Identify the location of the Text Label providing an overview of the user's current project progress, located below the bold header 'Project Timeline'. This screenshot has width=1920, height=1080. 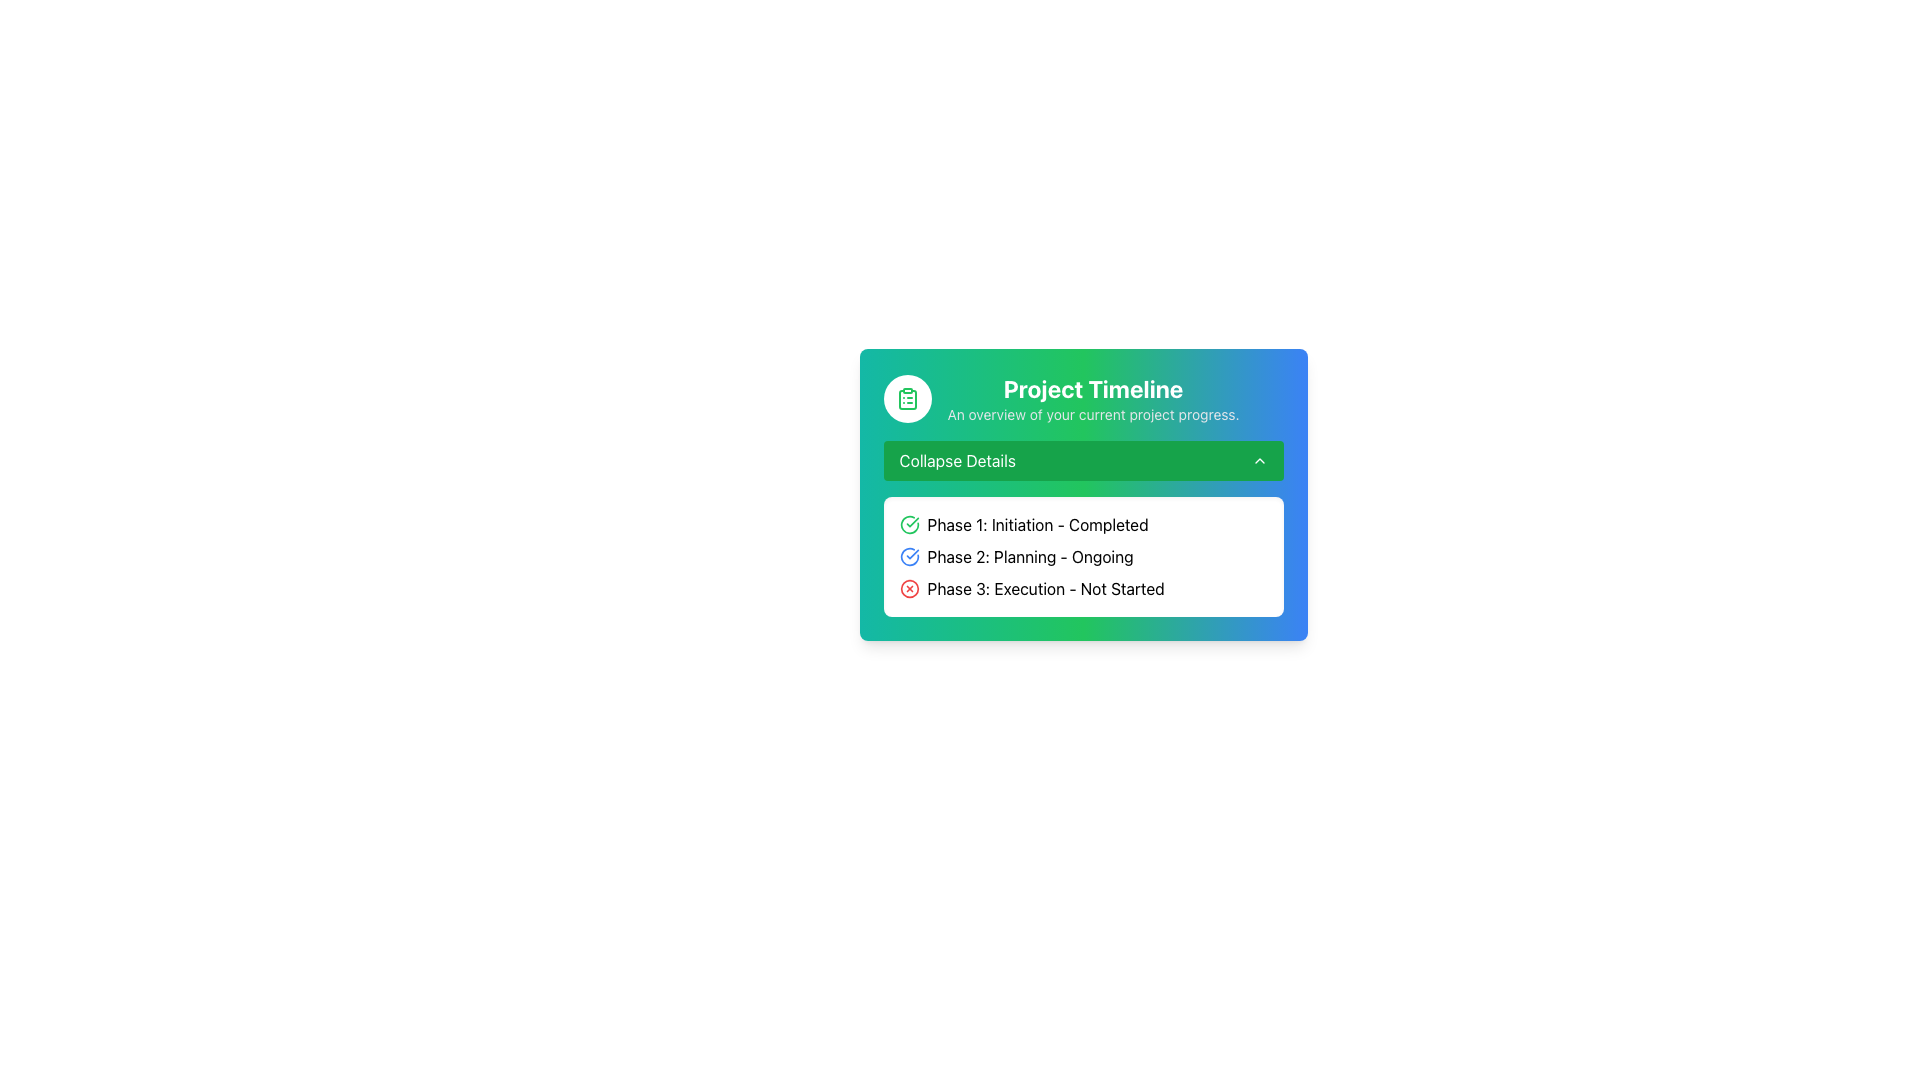
(1092, 414).